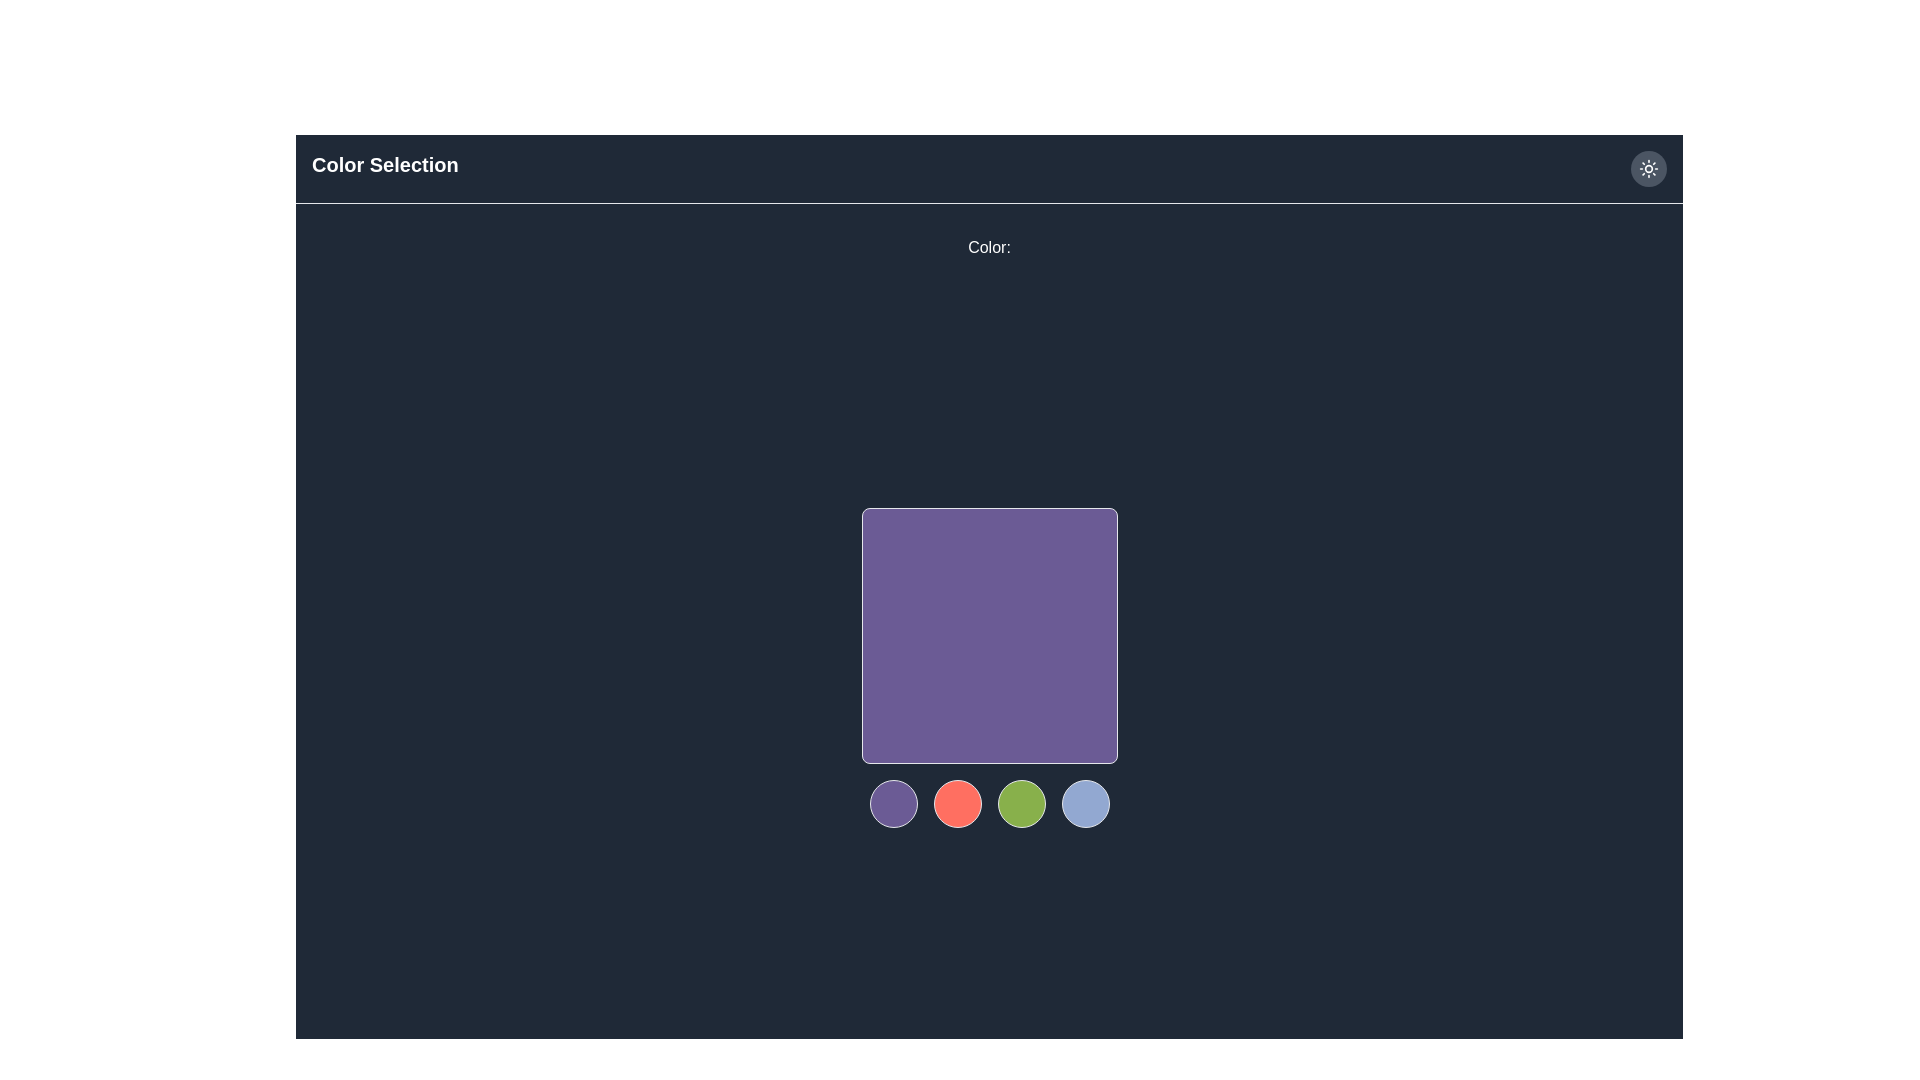  What do you see at coordinates (1008, 802) in the screenshot?
I see `the third circular button from the left, which serves as a color selector in a group of four buttons, located below the central purple square` at bounding box center [1008, 802].